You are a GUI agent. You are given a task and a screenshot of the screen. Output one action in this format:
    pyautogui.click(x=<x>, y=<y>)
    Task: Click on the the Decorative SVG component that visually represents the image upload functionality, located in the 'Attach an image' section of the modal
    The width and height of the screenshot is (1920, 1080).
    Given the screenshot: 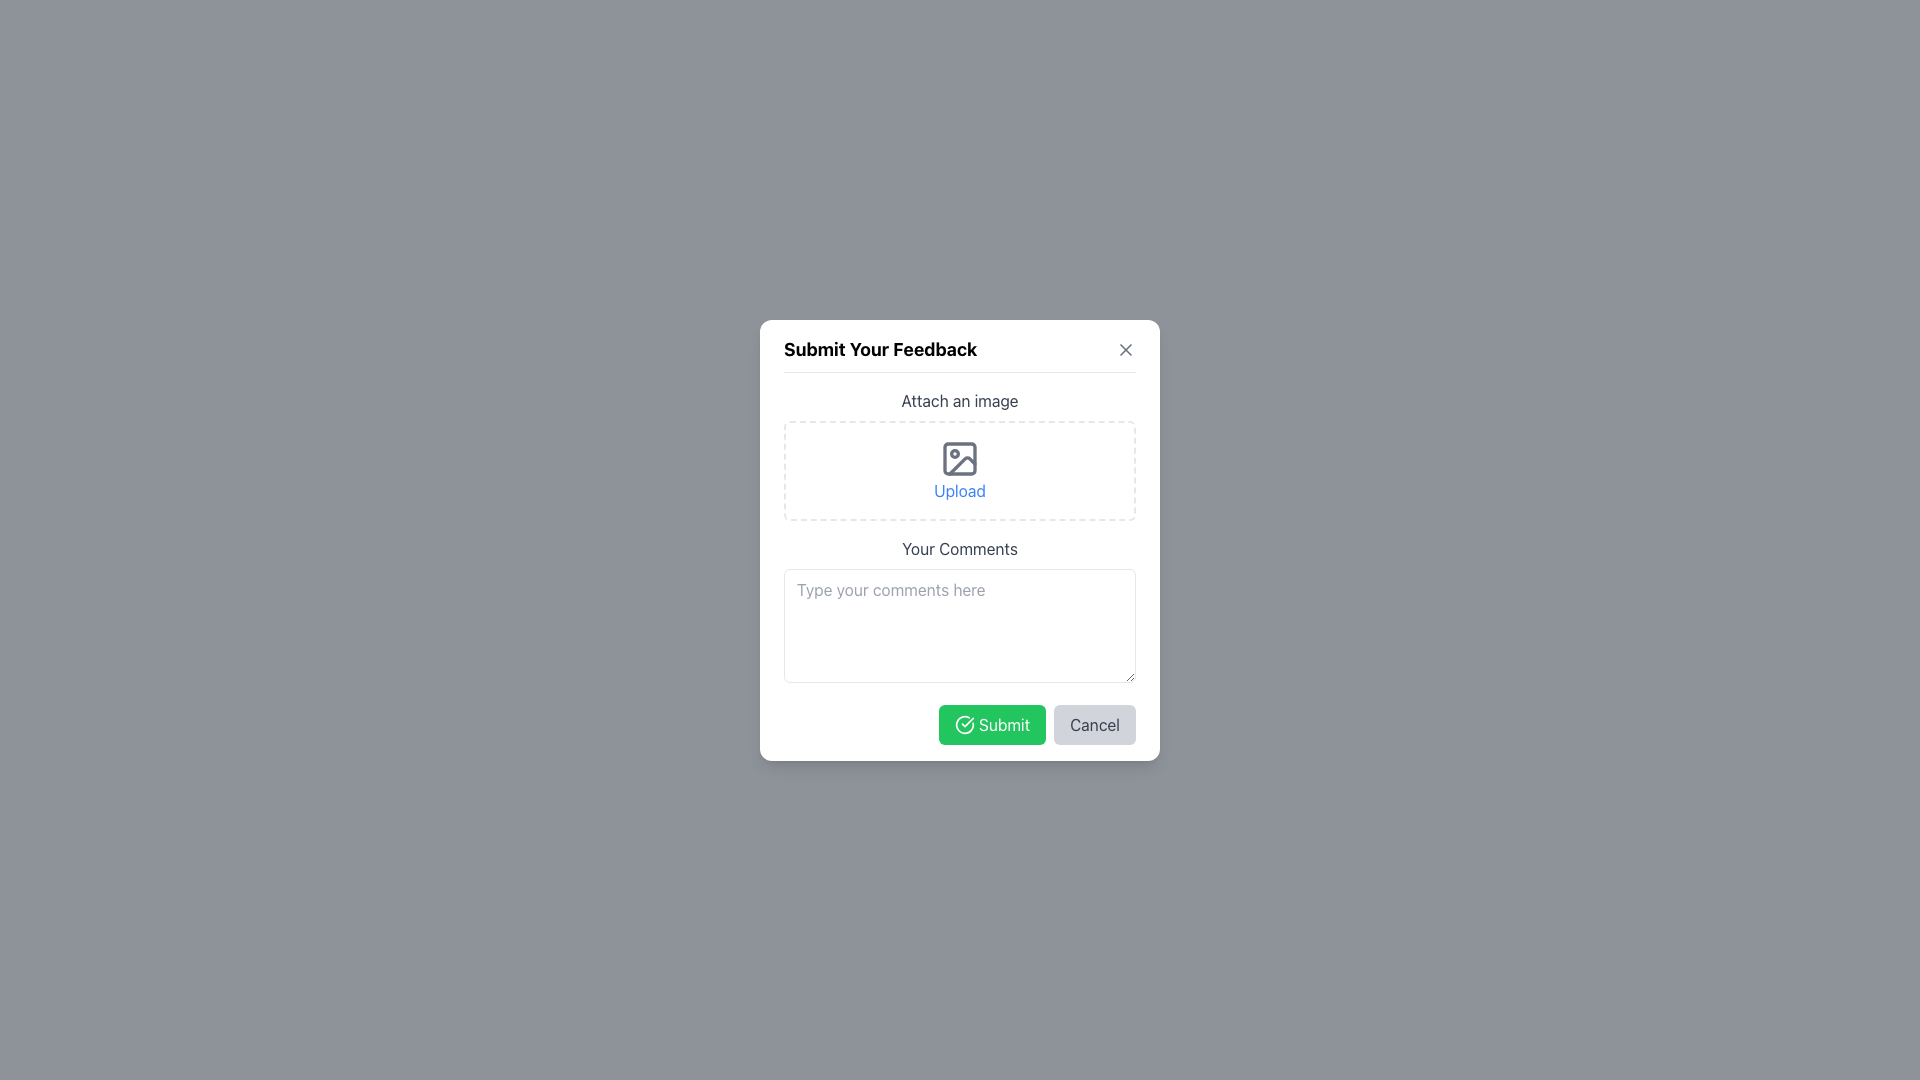 What is the action you would take?
    pyautogui.click(x=960, y=458)
    